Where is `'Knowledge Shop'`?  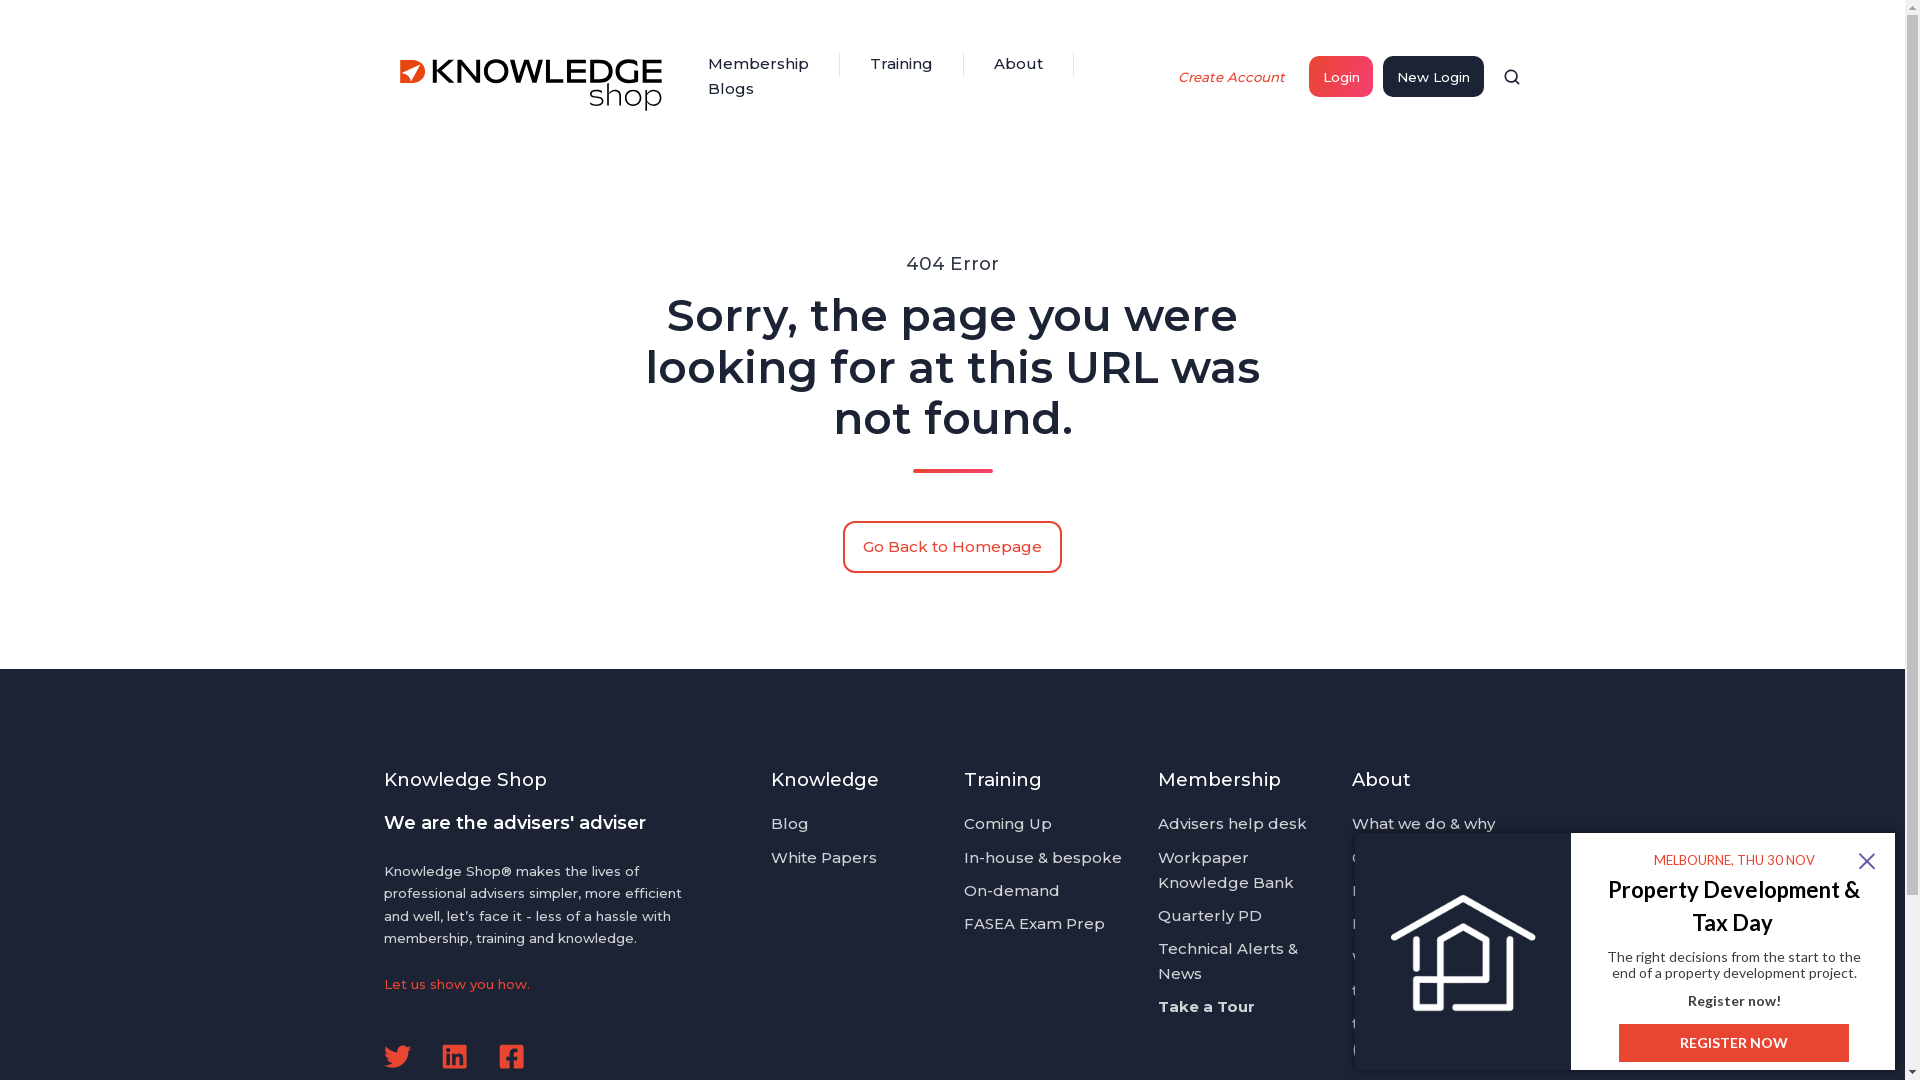
'Knowledge Shop' is located at coordinates (533, 76).